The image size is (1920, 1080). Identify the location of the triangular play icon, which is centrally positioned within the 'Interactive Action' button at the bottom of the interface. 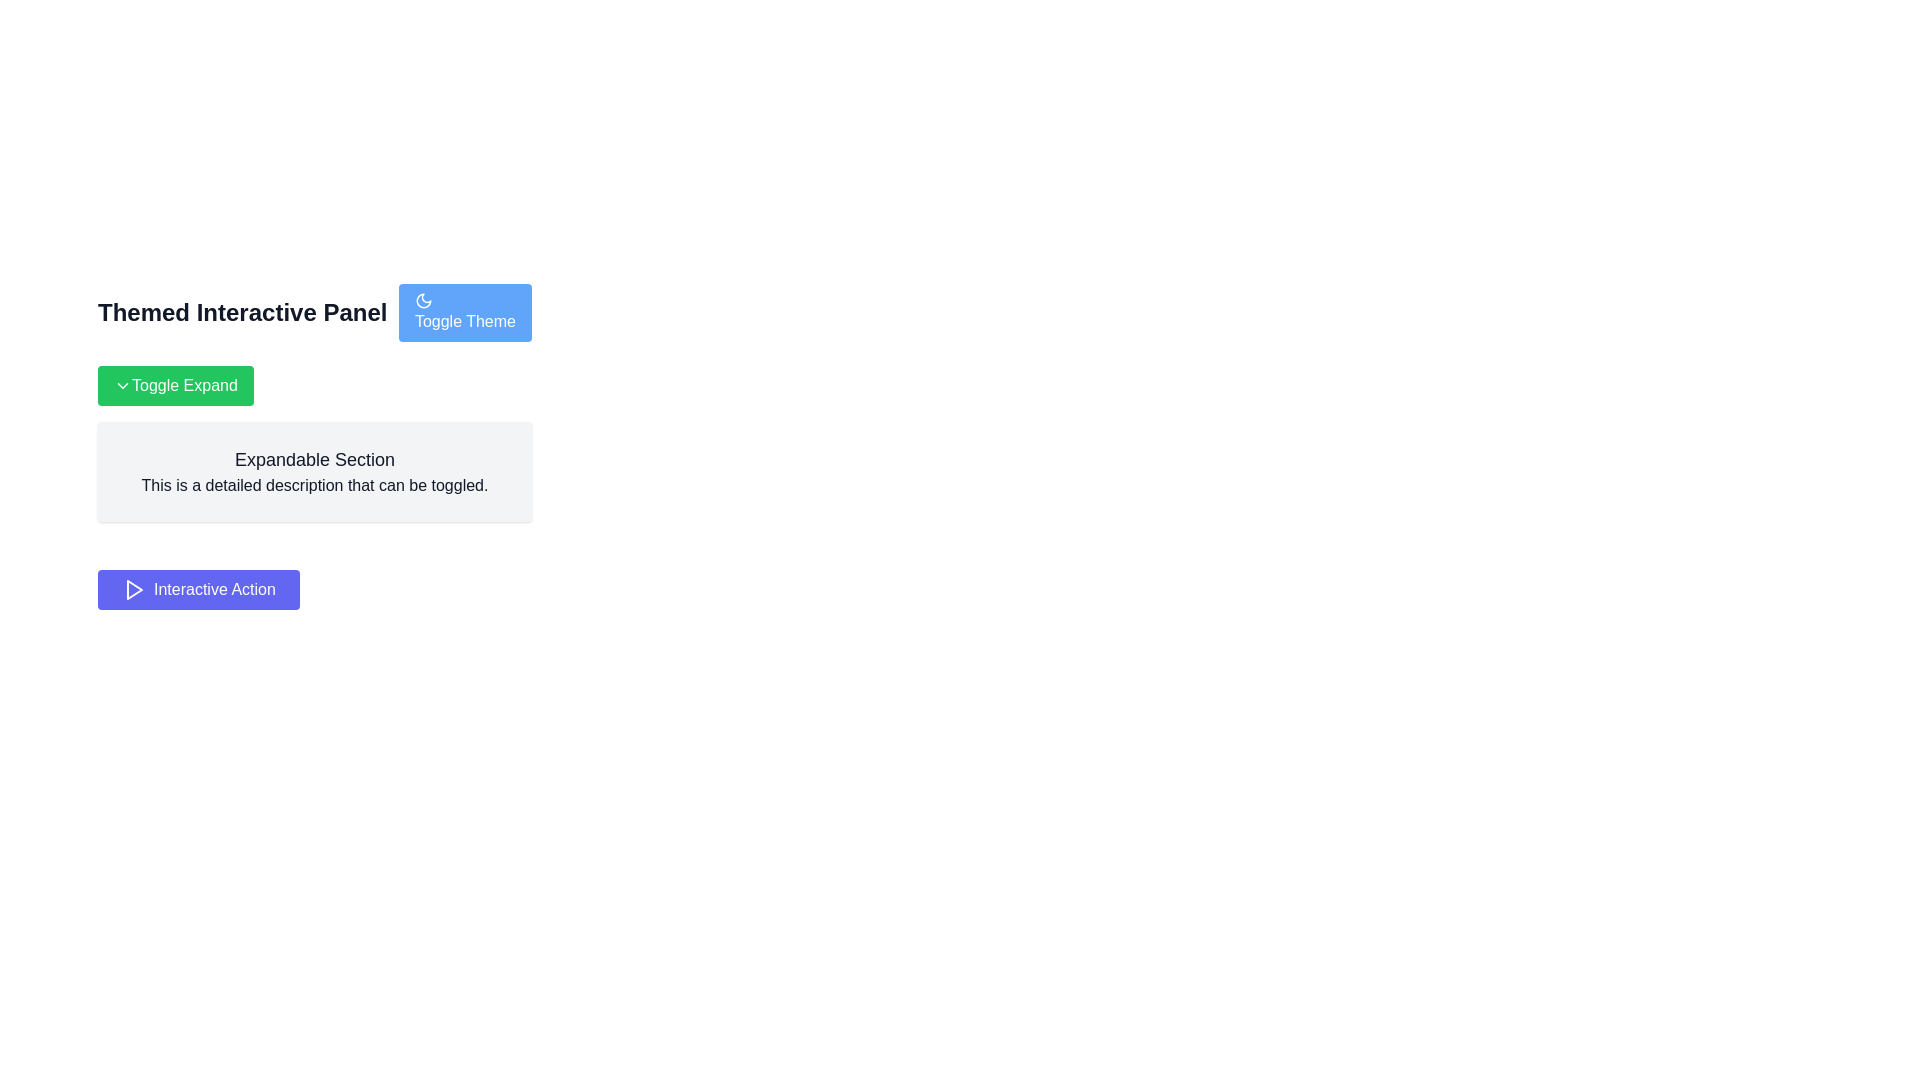
(133, 589).